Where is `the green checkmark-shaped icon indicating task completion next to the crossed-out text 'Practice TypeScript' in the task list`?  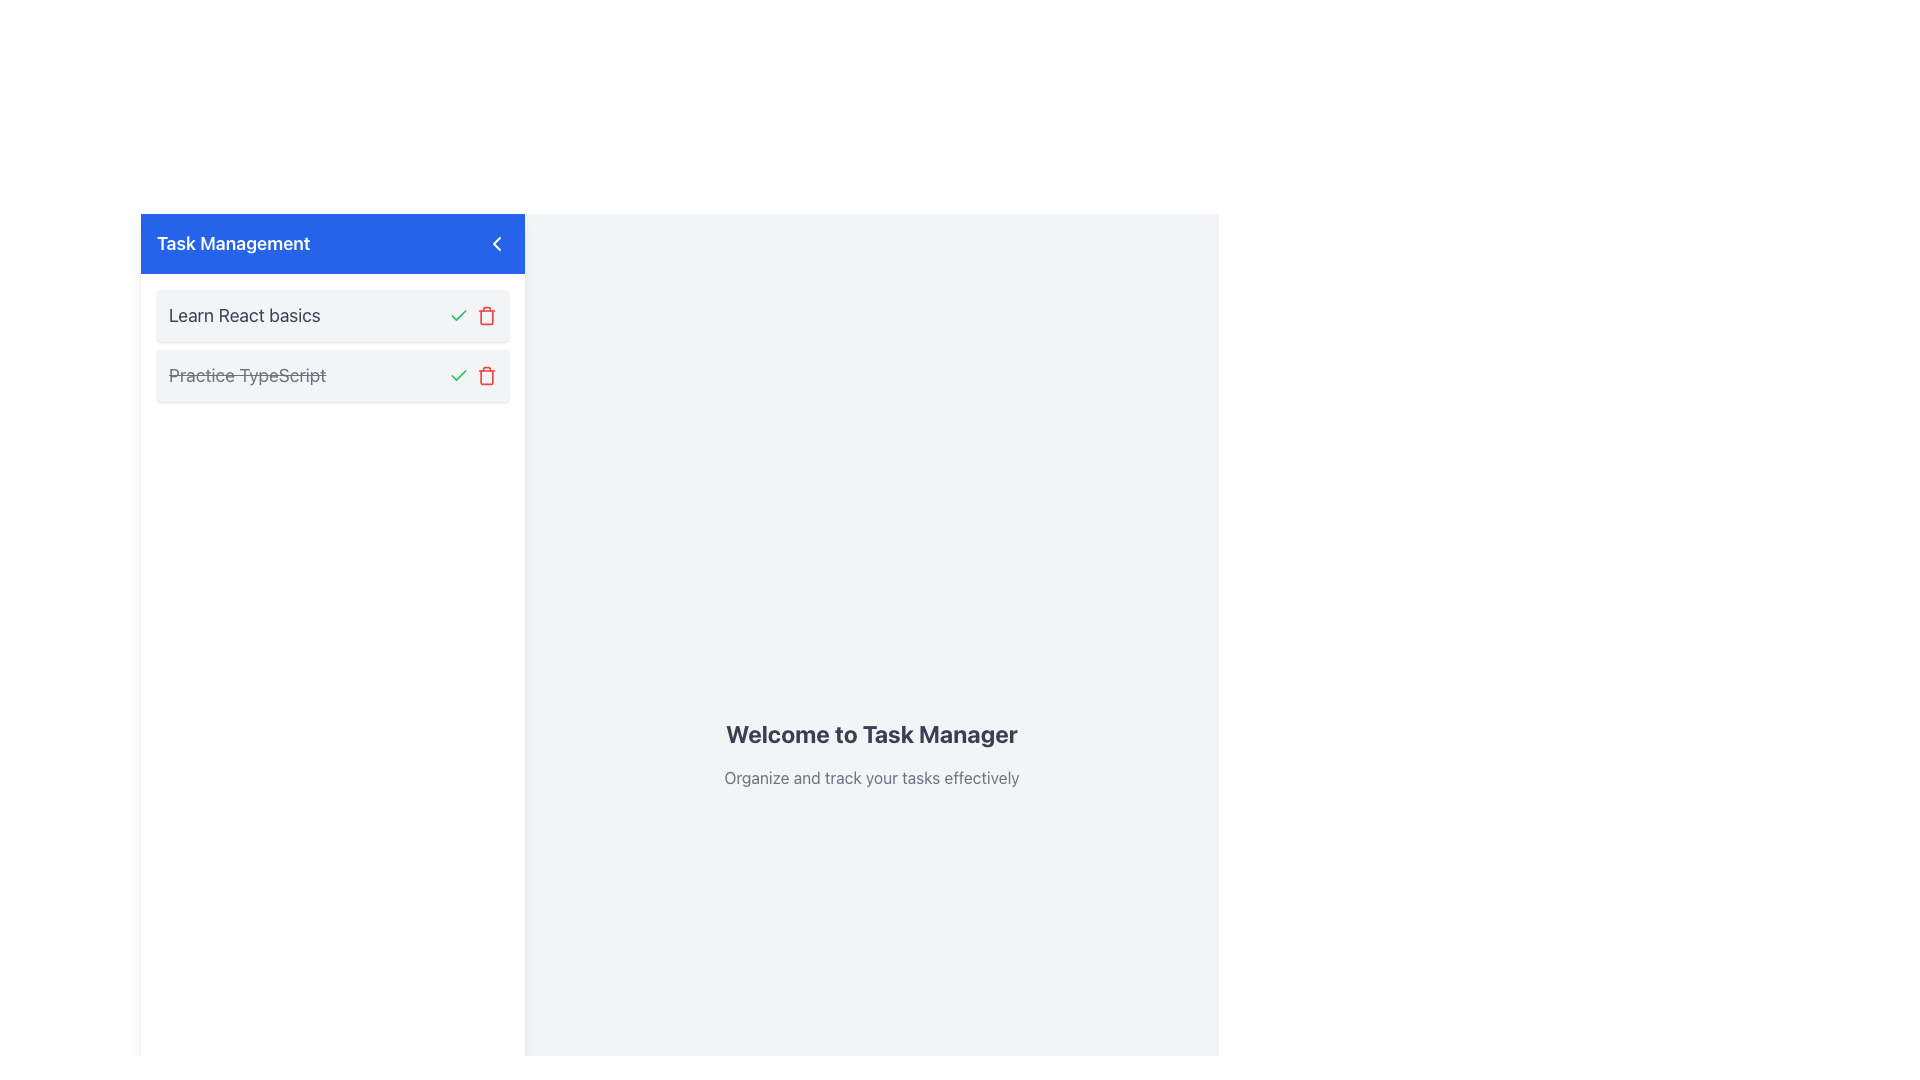
the green checkmark-shaped icon indicating task completion next to the crossed-out text 'Practice TypeScript' in the task list is located at coordinates (458, 315).